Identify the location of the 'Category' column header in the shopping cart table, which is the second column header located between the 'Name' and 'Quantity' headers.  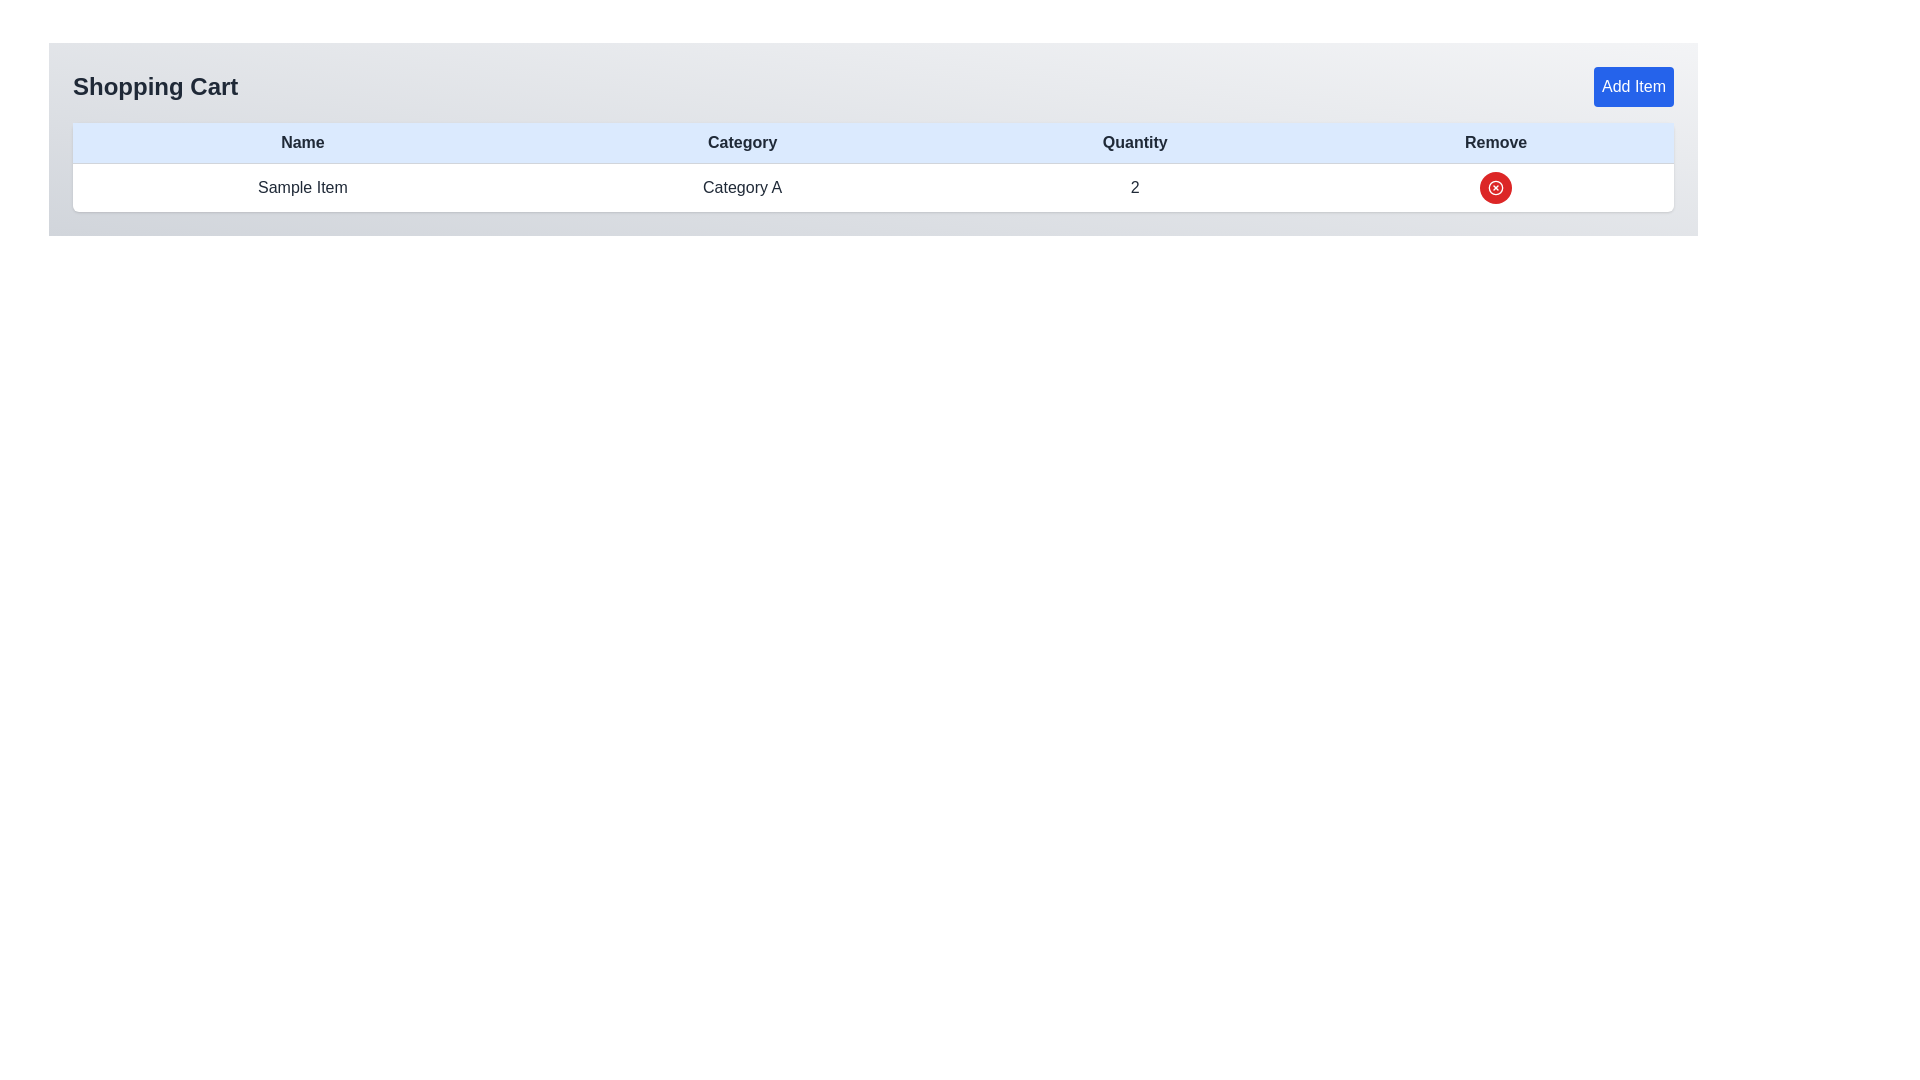
(741, 142).